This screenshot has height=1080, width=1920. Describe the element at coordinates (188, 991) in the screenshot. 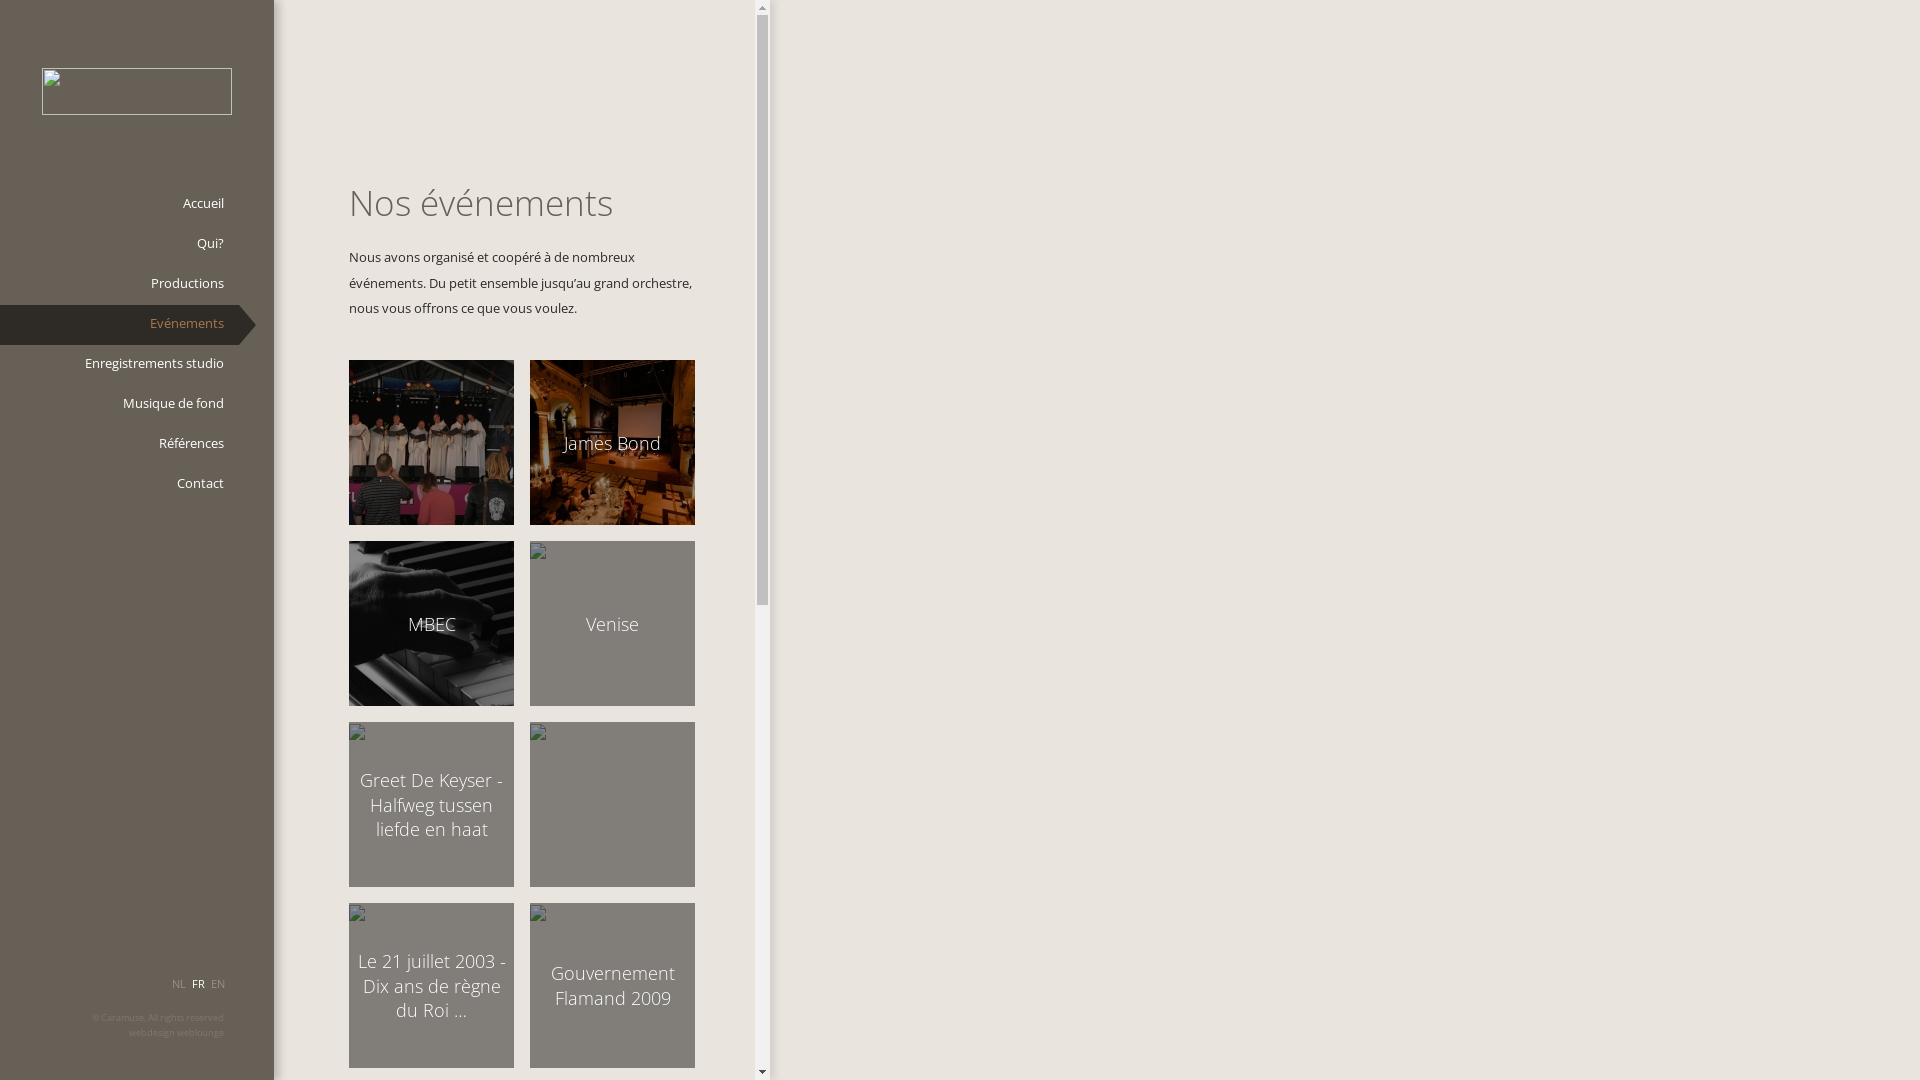

I see `'FR'` at that location.